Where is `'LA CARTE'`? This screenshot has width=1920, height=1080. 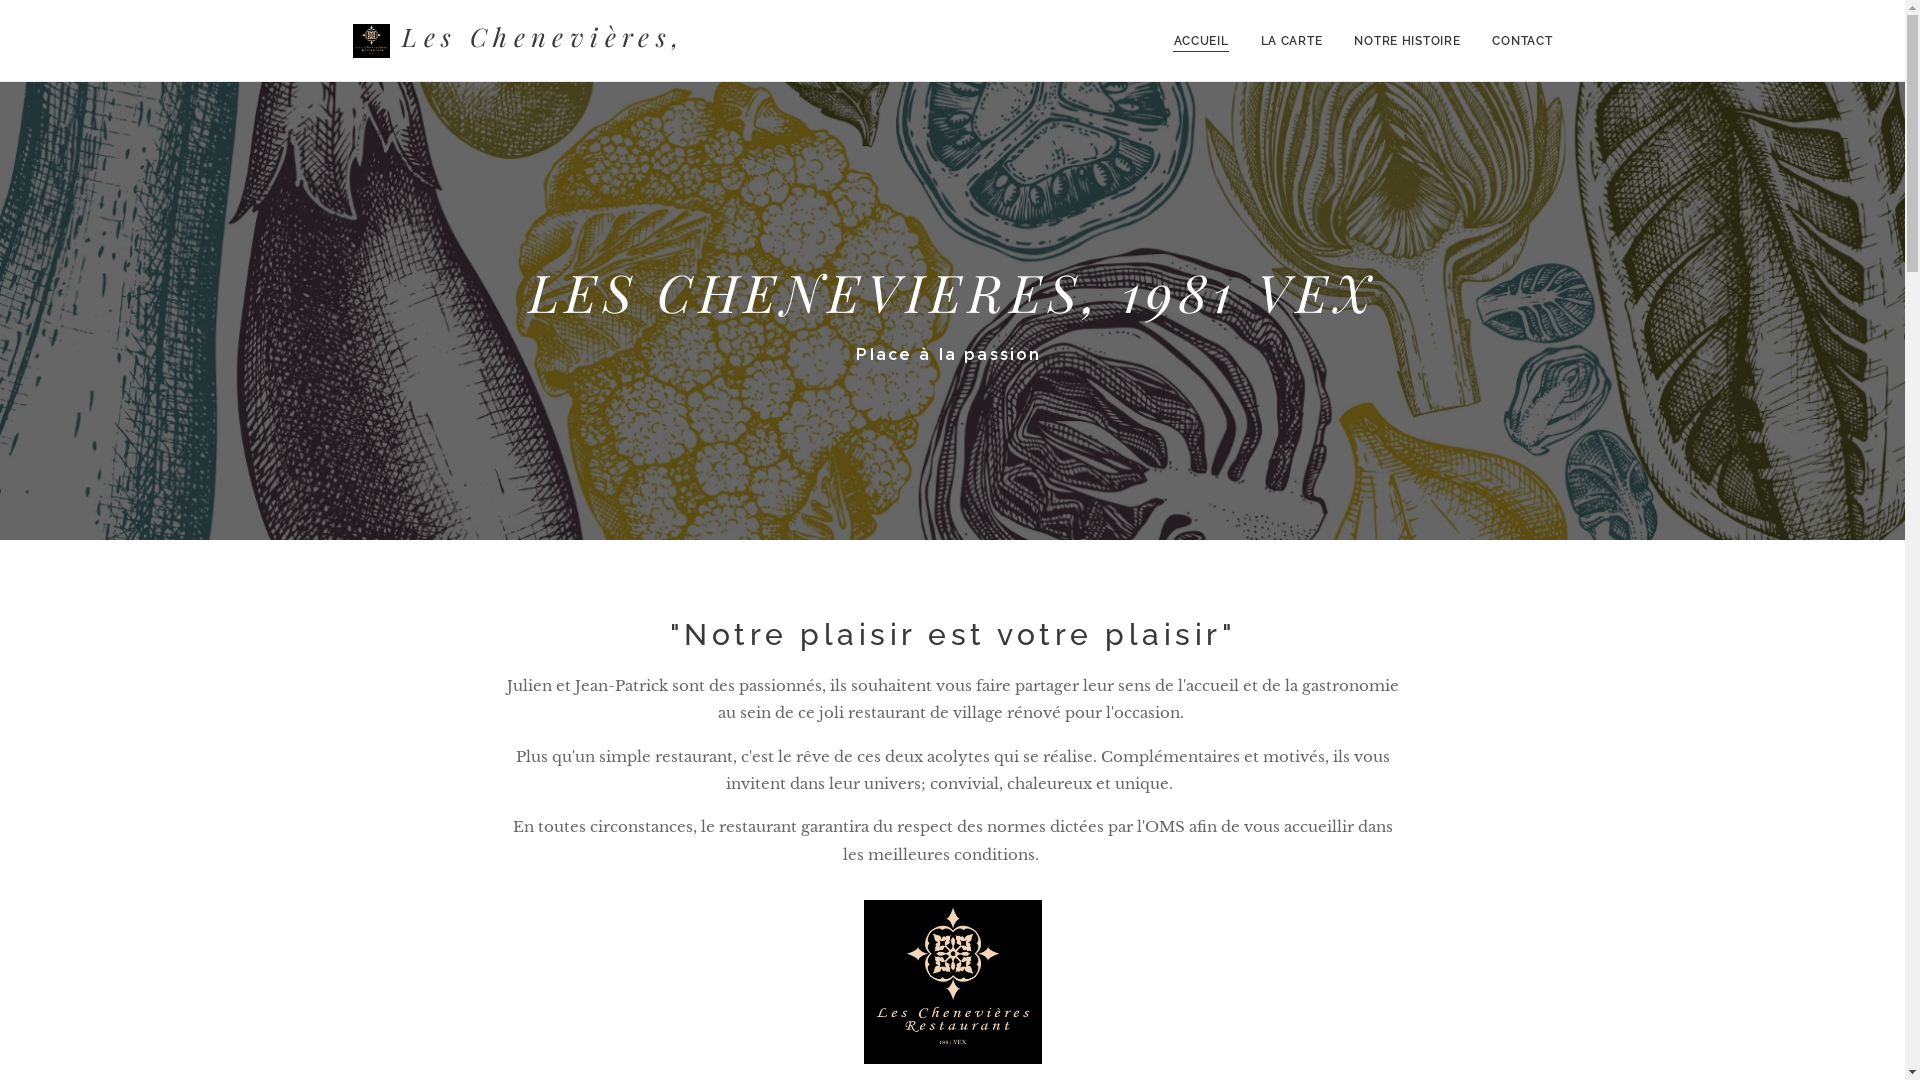 'LA CARTE' is located at coordinates (1291, 41).